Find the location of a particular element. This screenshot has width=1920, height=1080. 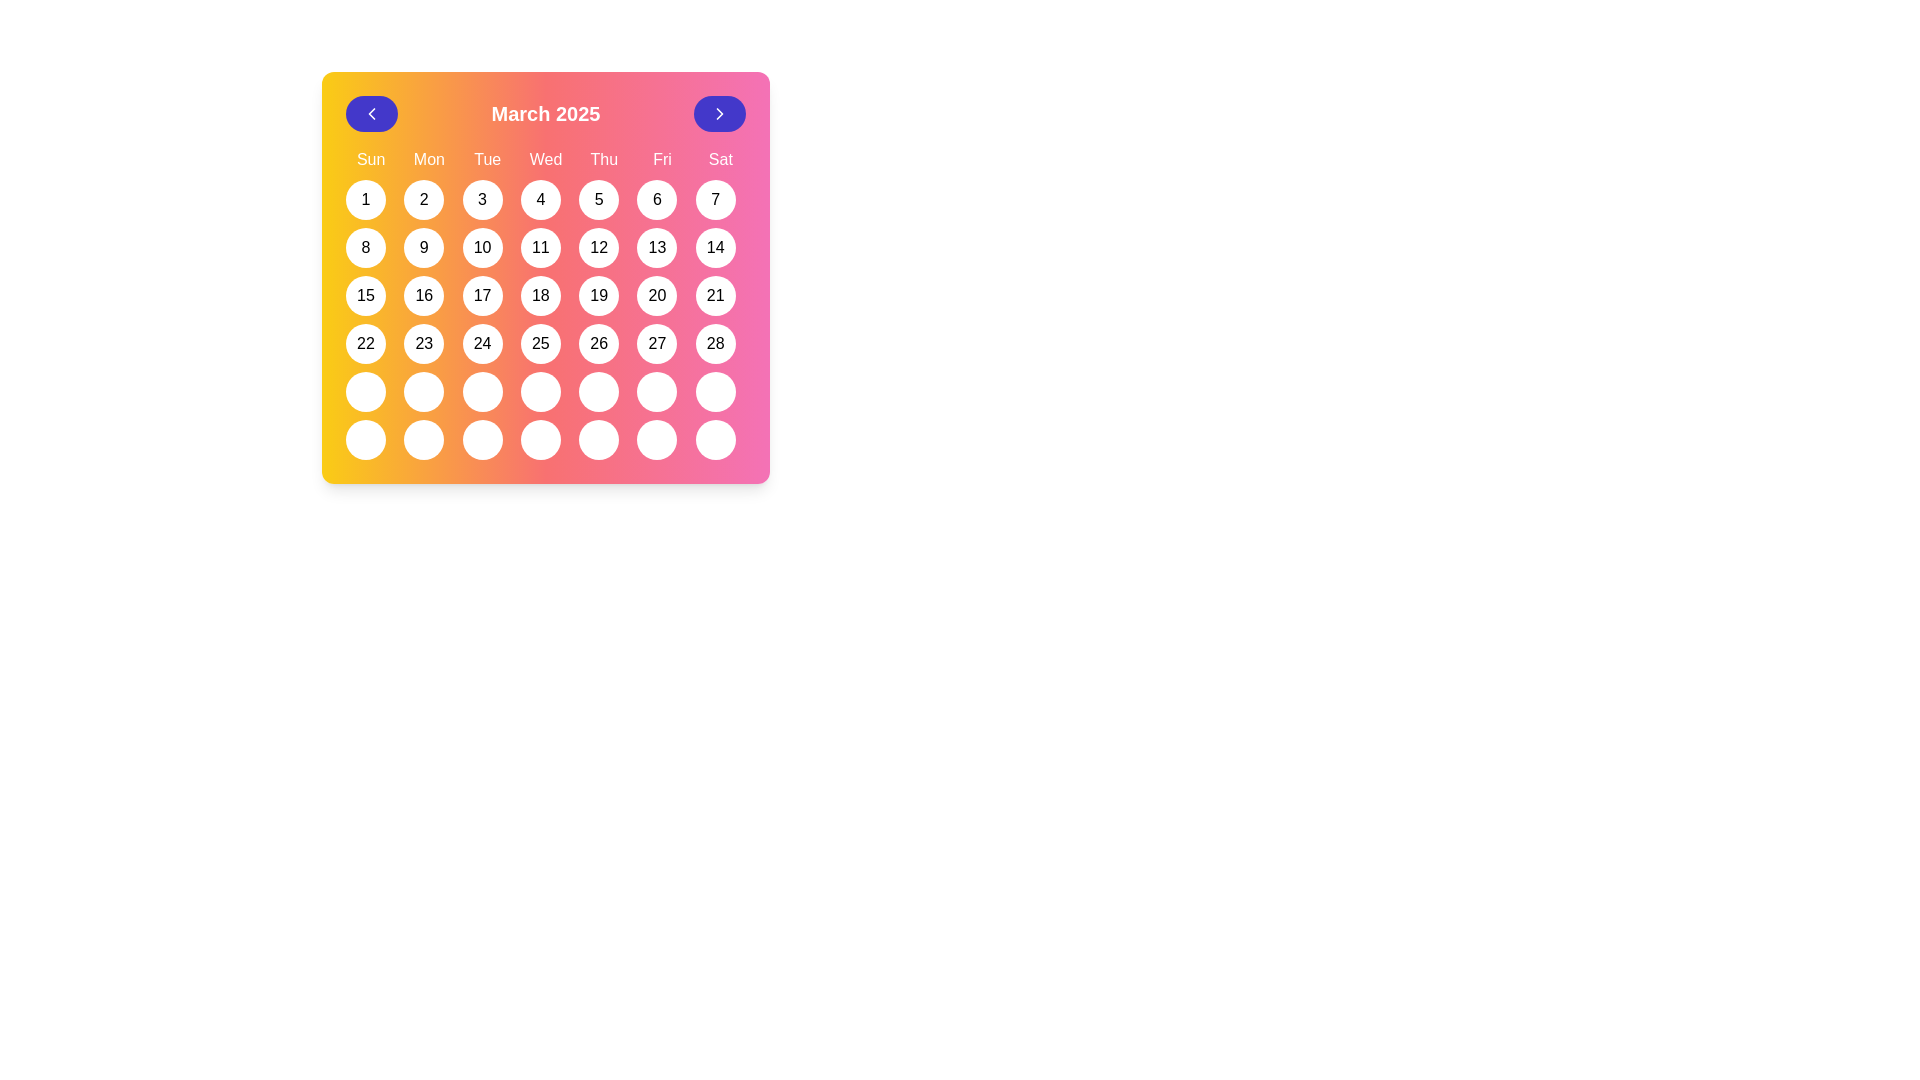

the button representing the date '5' in the calendar grid is located at coordinates (598, 200).